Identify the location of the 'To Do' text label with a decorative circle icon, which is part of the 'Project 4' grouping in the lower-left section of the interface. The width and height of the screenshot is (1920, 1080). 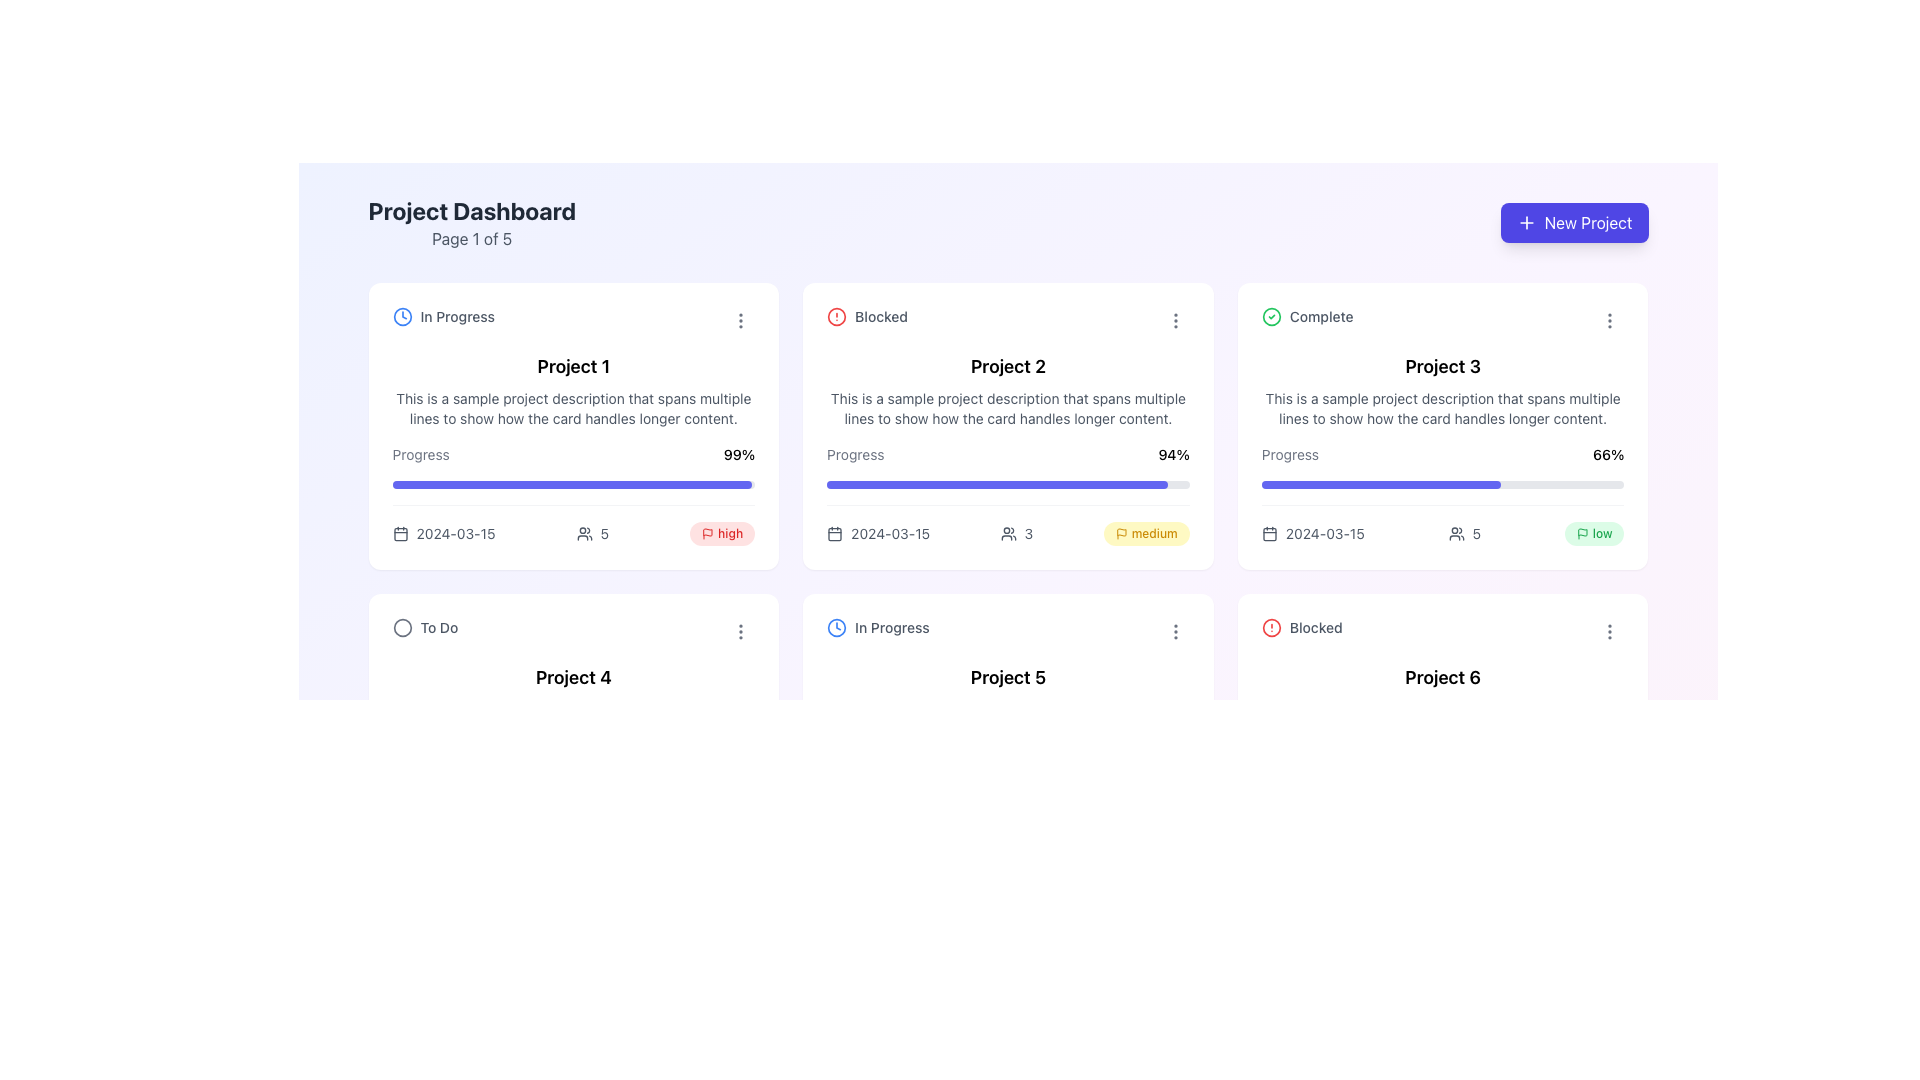
(424, 627).